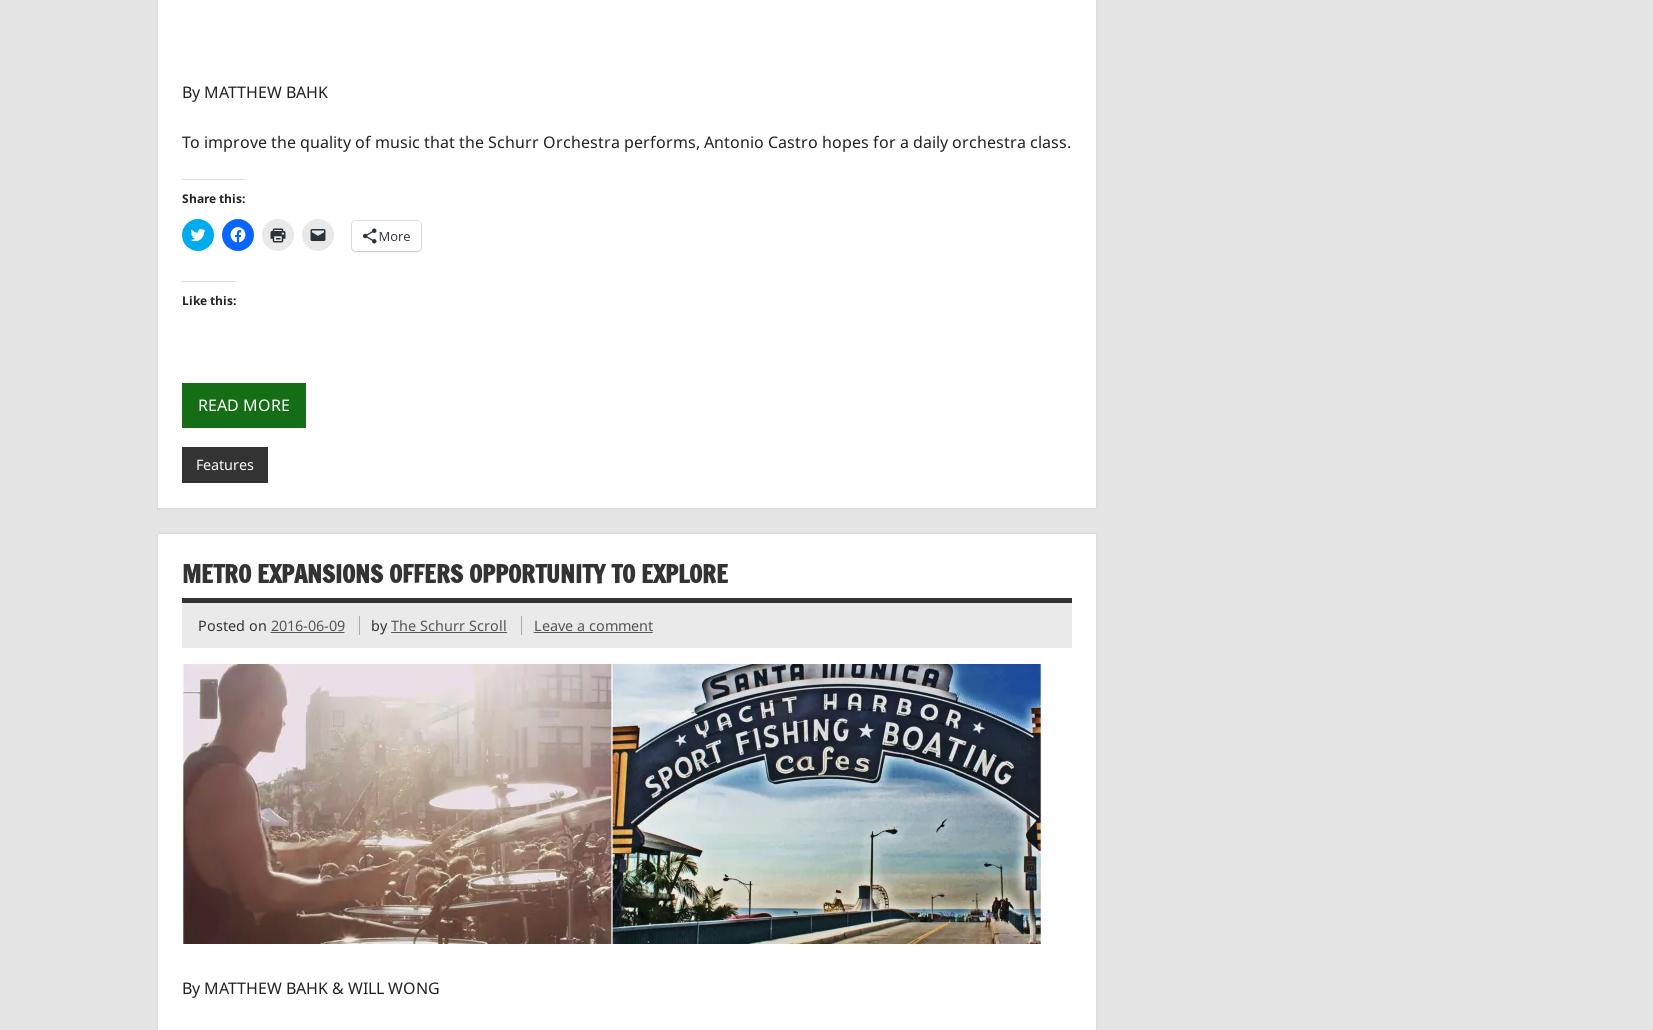  What do you see at coordinates (253, 90) in the screenshot?
I see `'By MATTHEW BAHK'` at bounding box center [253, 90].